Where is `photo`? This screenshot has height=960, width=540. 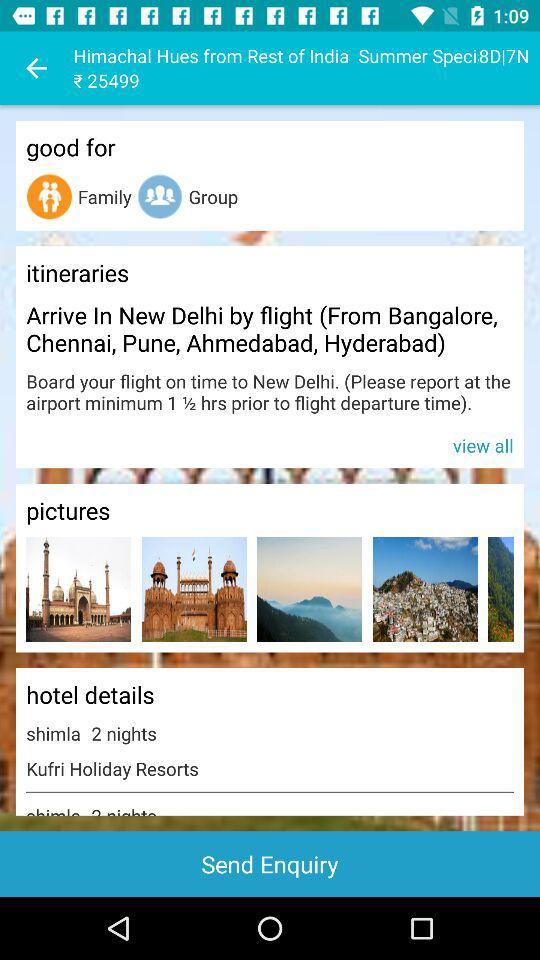 photo is located at coordinates (309, 589).